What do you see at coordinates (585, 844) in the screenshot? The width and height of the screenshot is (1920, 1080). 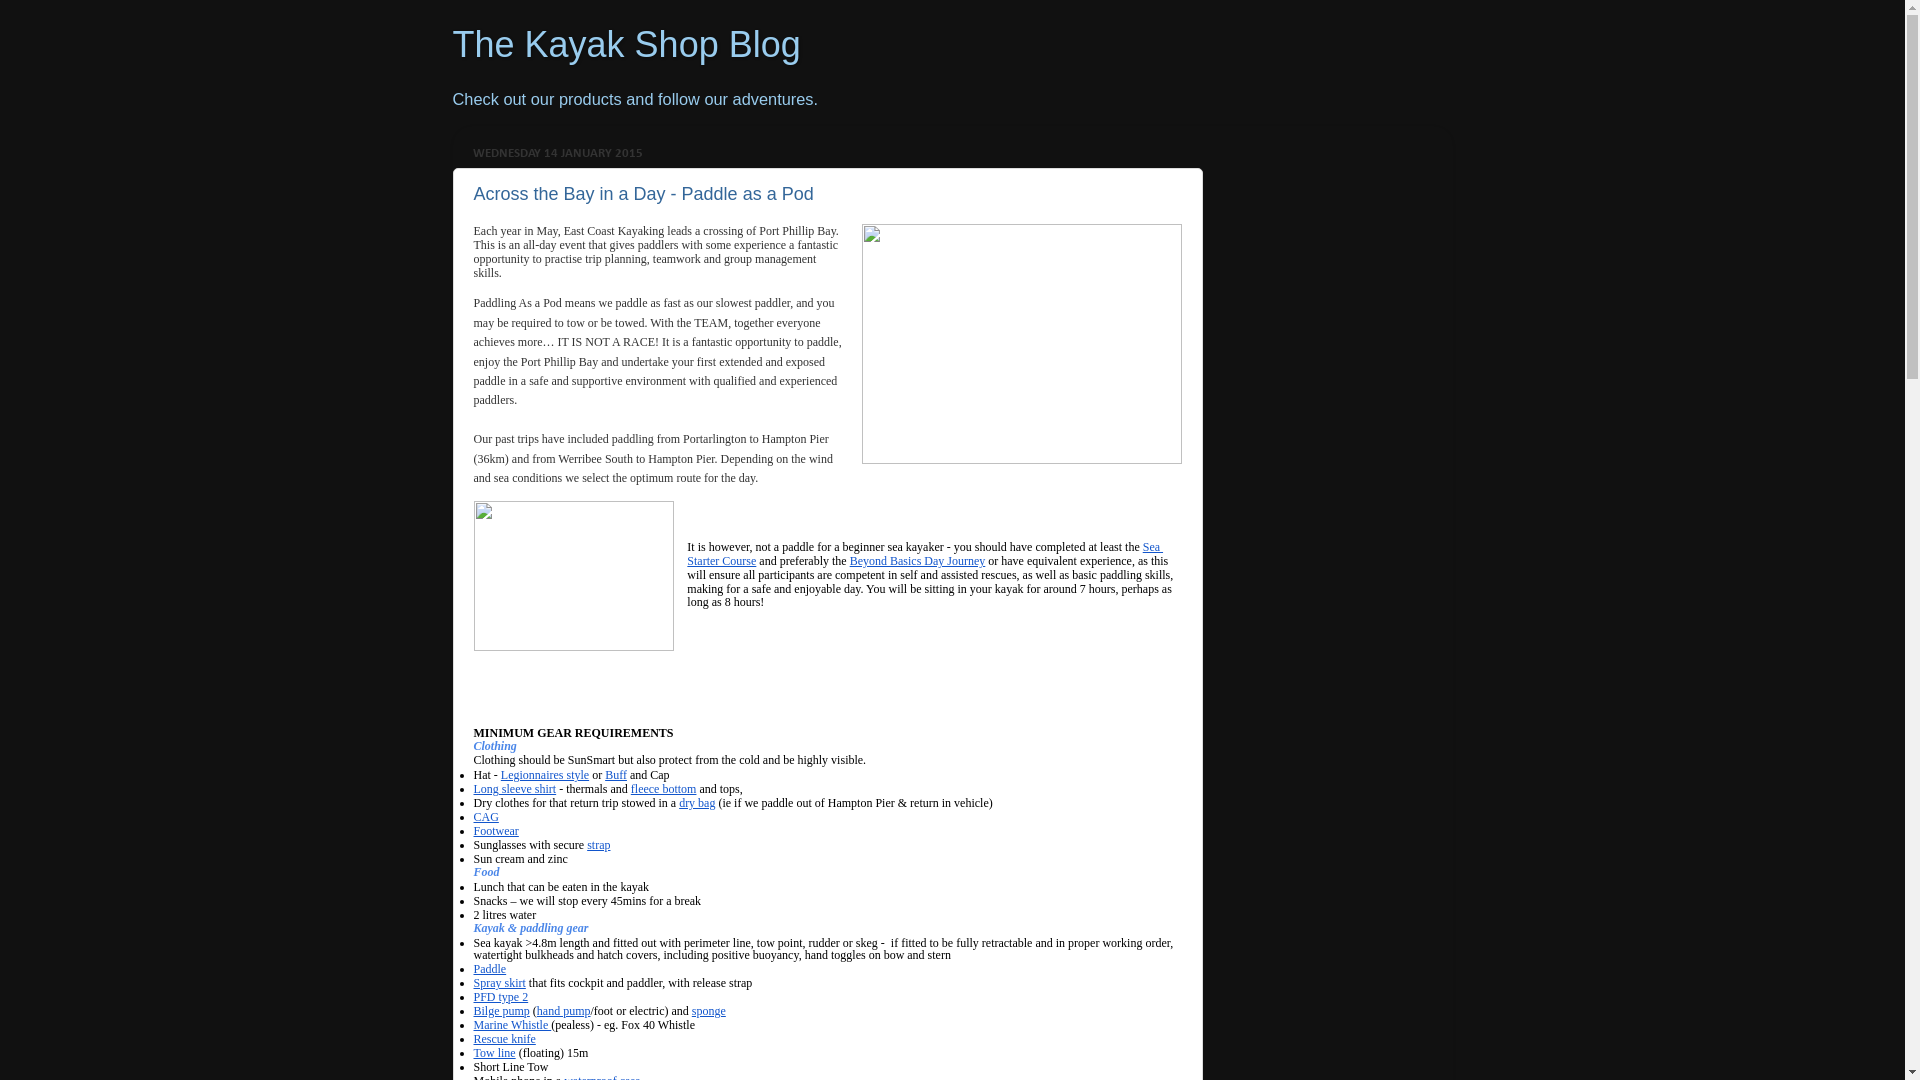 I see `'strap'` at bounding box center [585, 844].